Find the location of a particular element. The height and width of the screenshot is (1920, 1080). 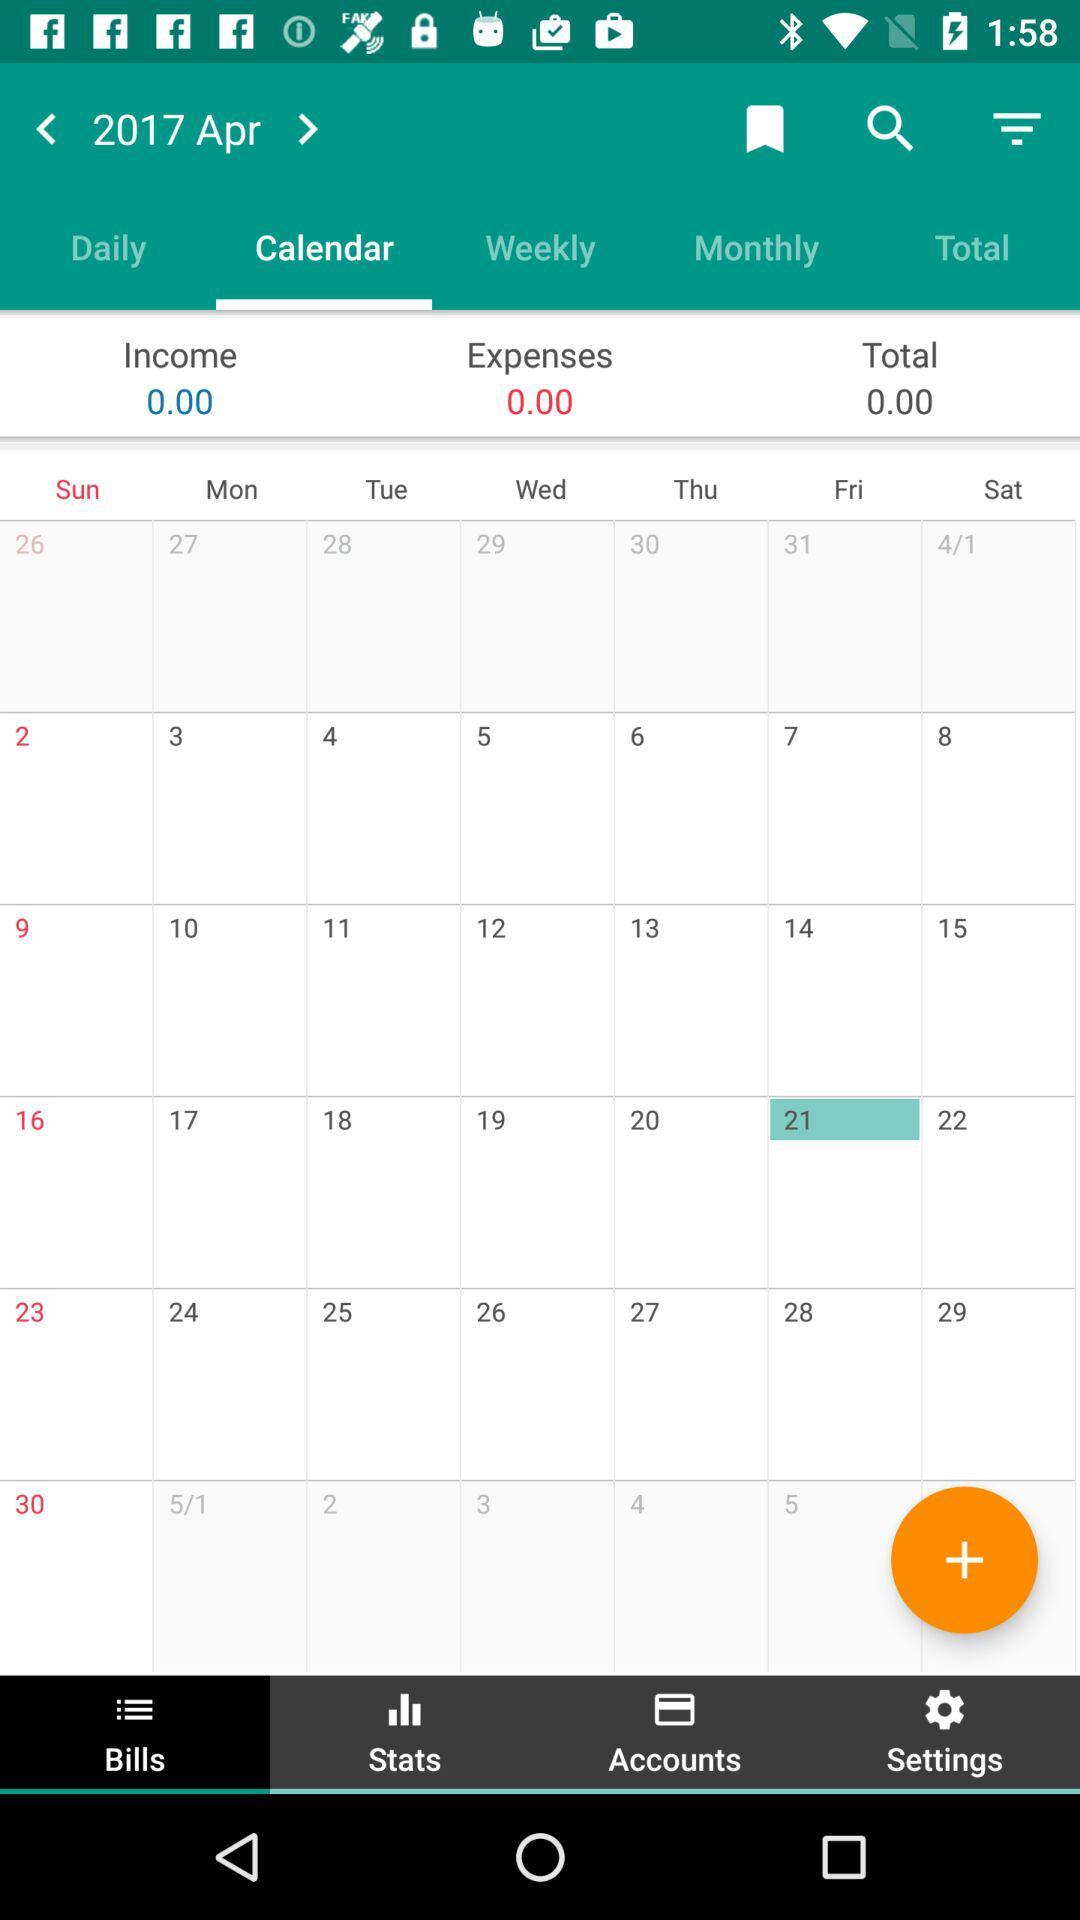

the arrow_backward icon is located at coordinates (45, 127).